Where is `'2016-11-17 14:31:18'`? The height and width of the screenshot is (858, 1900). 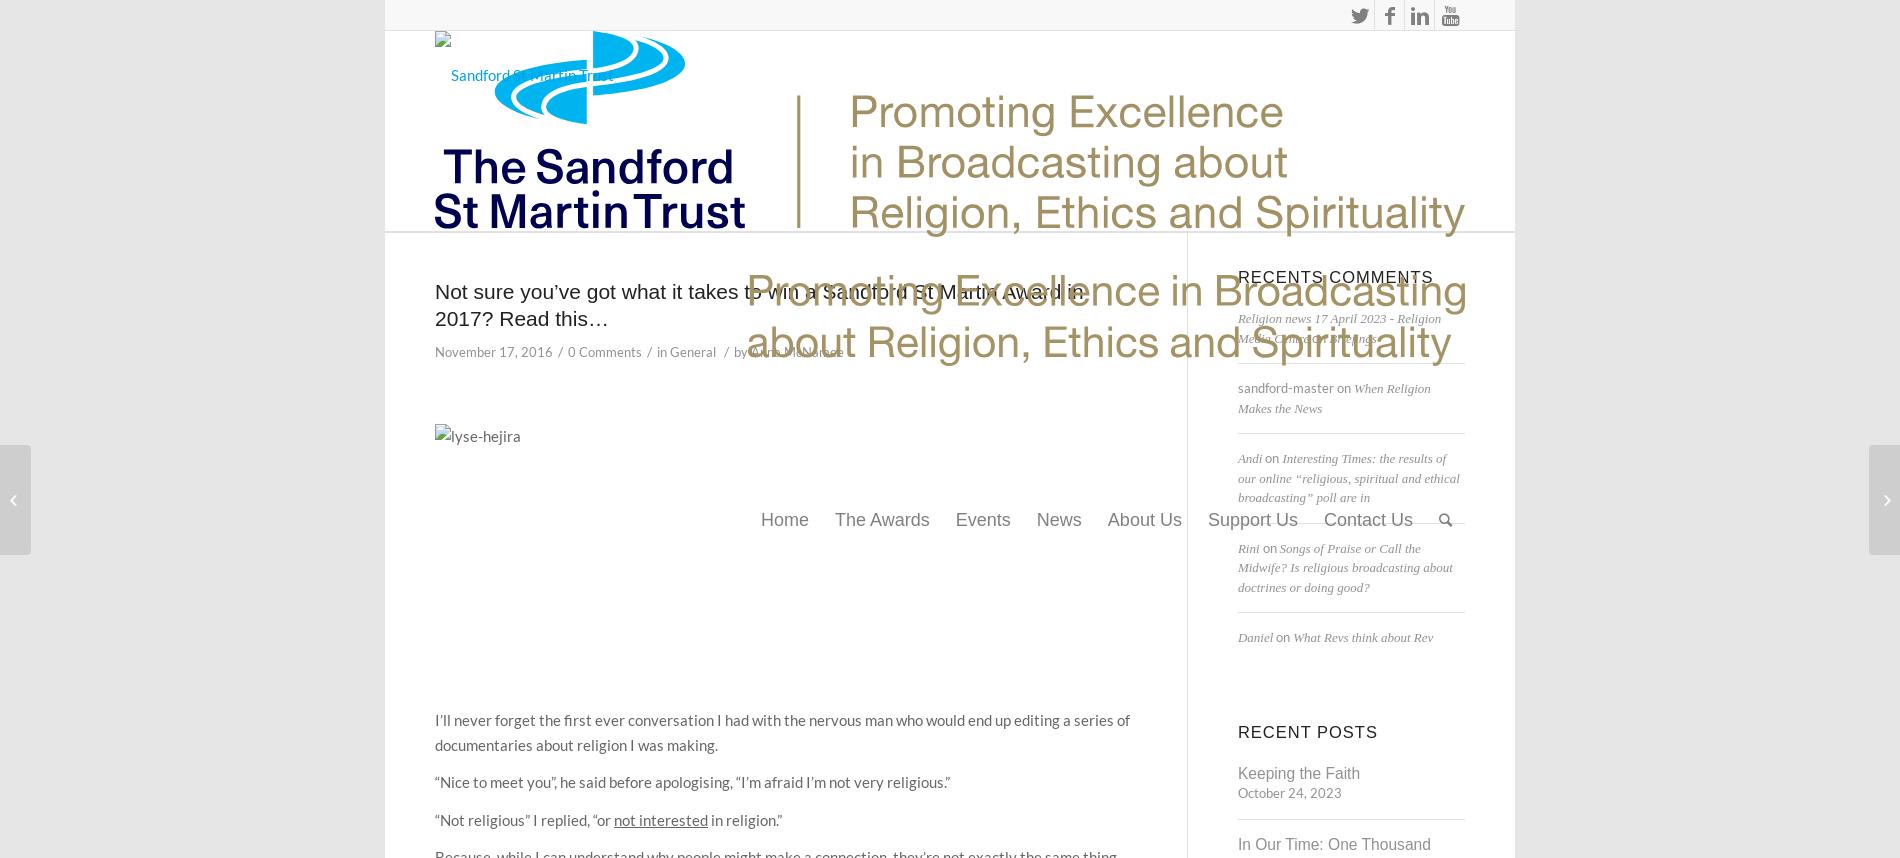 '2016-11-17 14:31:18' is located at coordinates (576, 327).